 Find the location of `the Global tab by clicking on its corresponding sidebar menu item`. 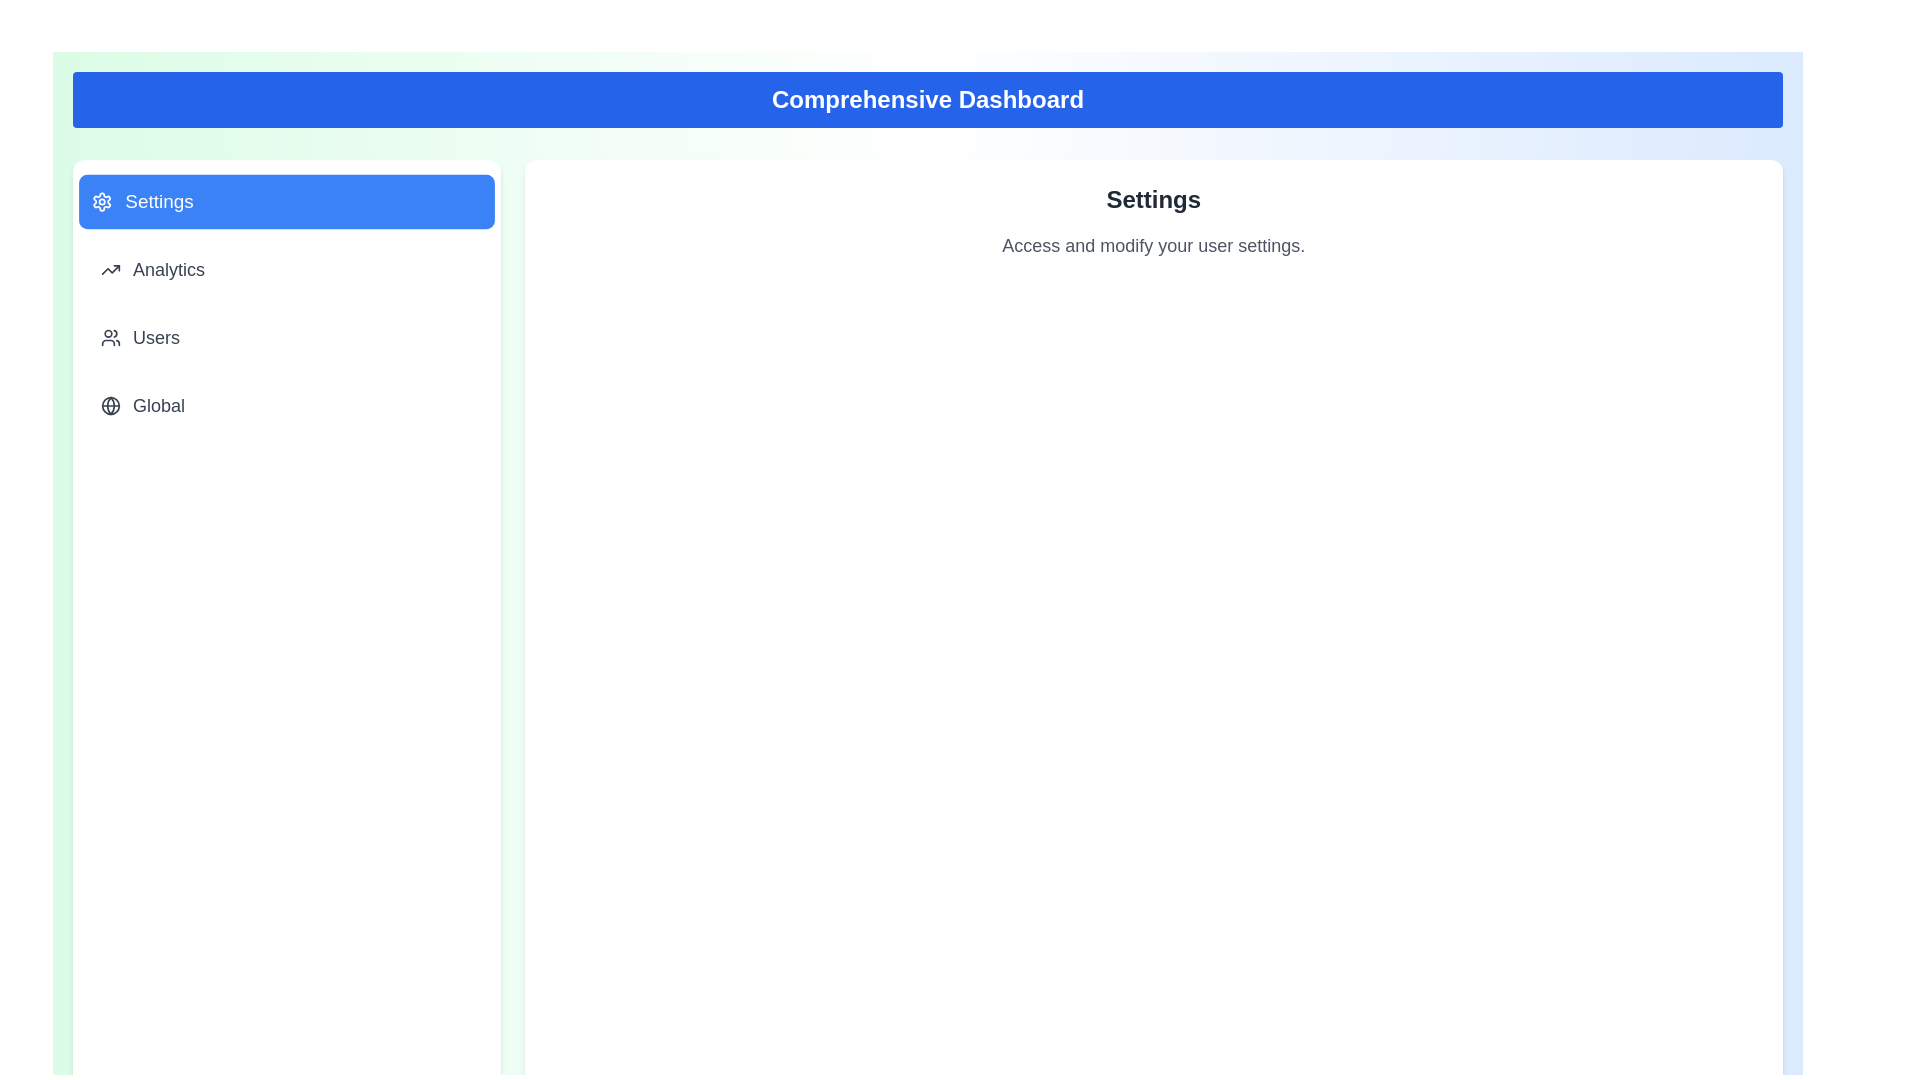

the Global tab by clicking on its corresponding sidebar menu item is located at coordinates (285, 405).